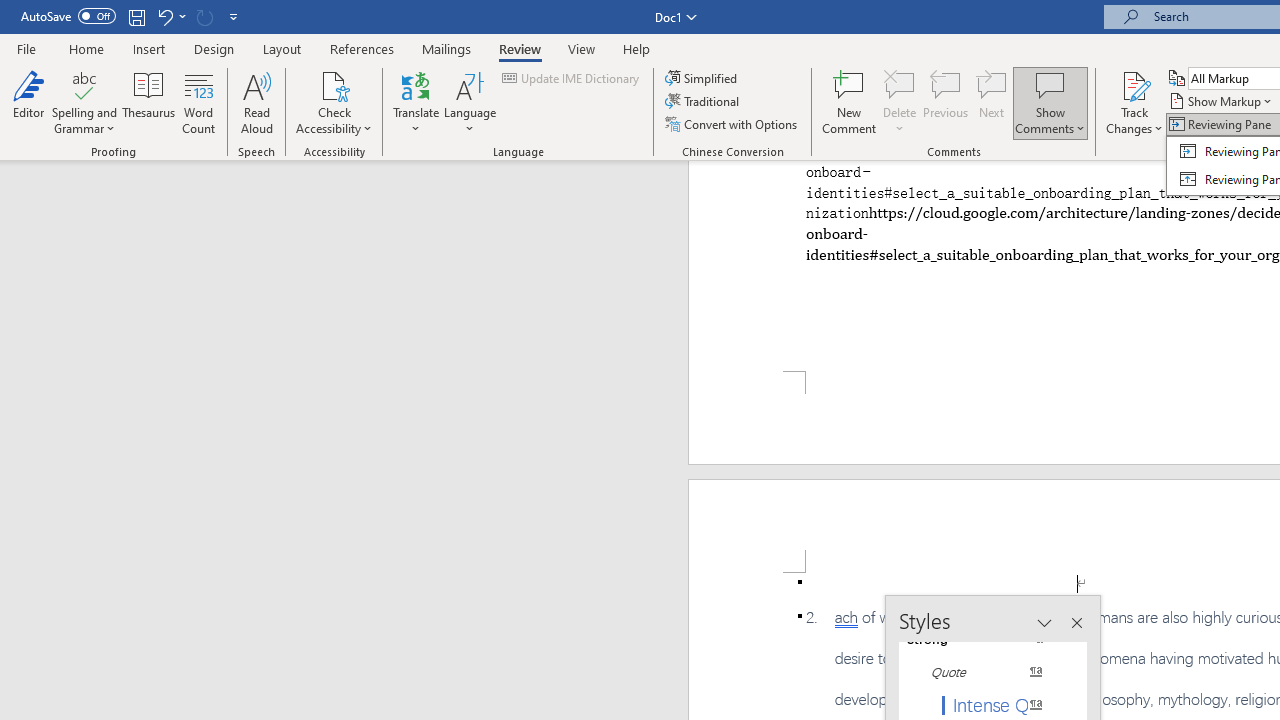  Describe the element at coordinates (1134, 103) in the screenshot. I see `'Track Changes'` at that location.